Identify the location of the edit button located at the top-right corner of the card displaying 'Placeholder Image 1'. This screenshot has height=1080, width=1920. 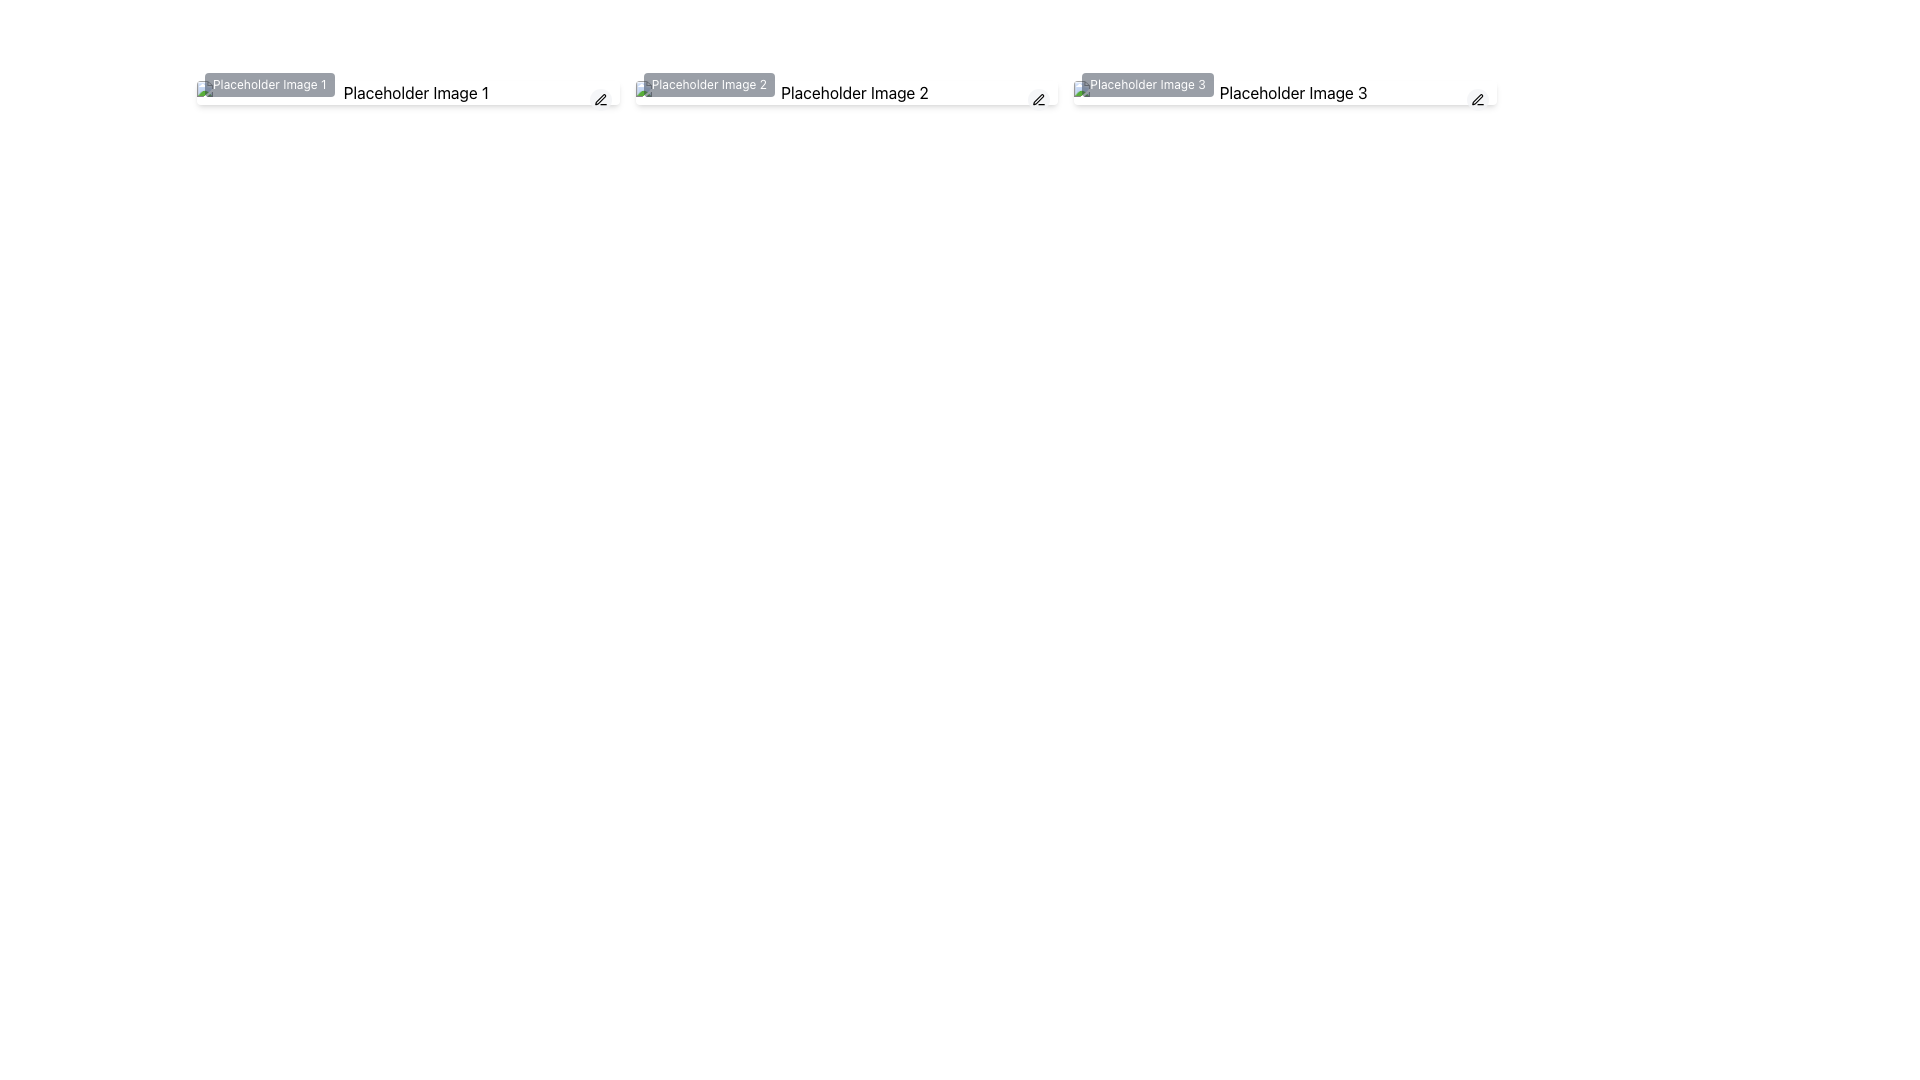
(599, 100).